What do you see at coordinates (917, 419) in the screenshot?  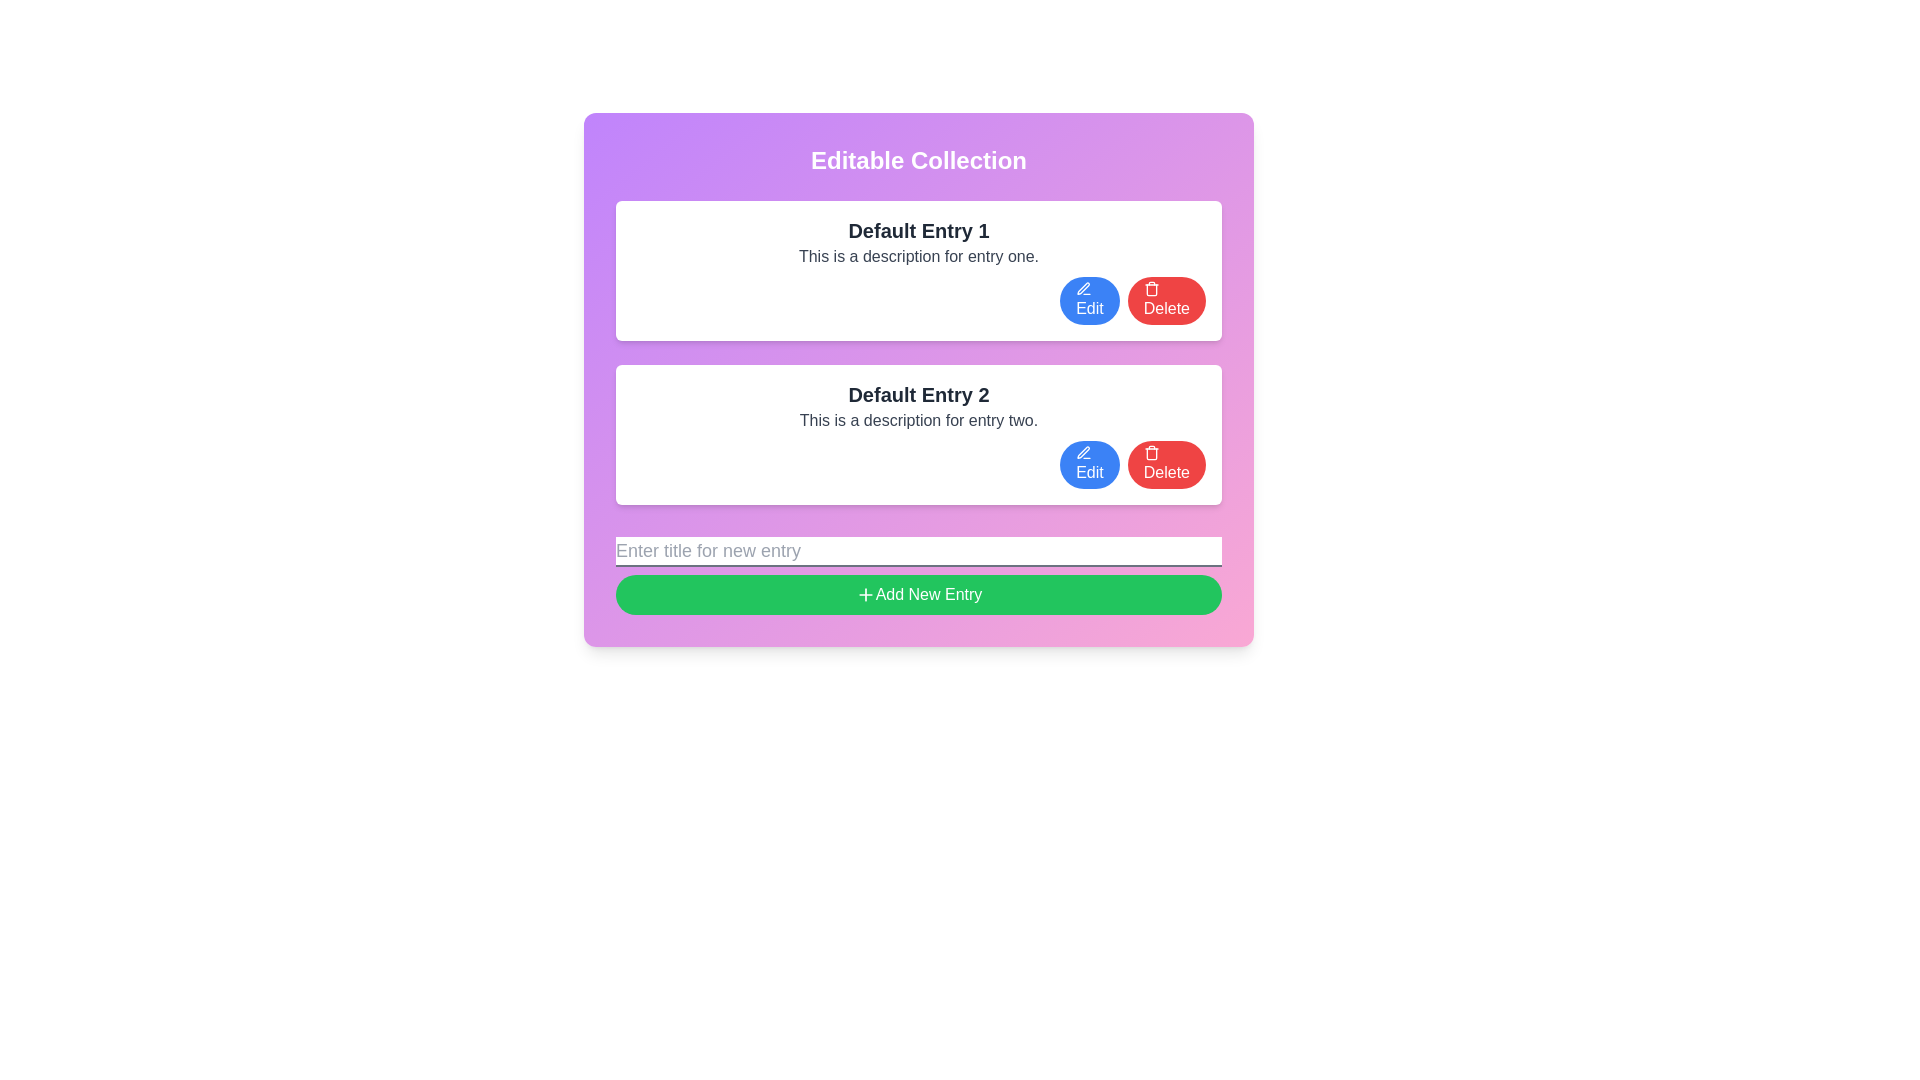 I see `the text label that says 'This is a description for entry two.' which is styled in gray and located below the title 'Default Entry 2'` at bounding box center [917, 419].